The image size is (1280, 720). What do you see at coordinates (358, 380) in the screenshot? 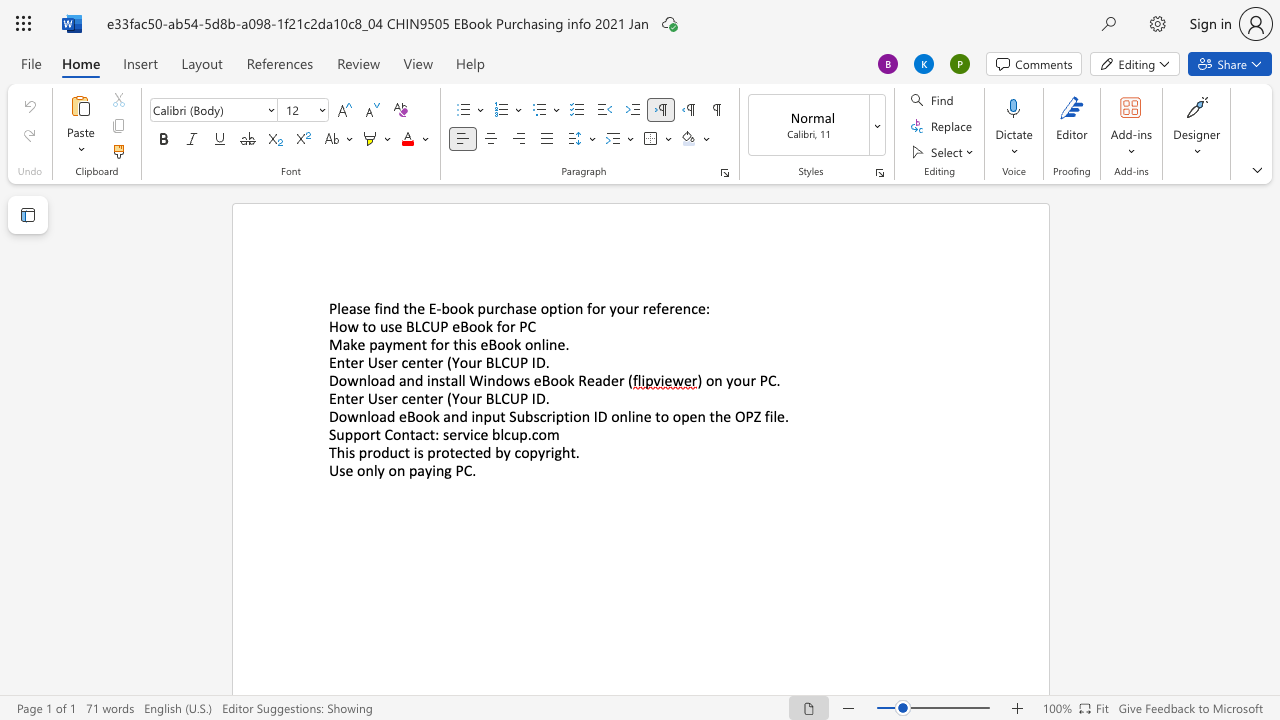
I see `the subset text "nload" within the text "Download and install Windows eBook Reader ("` at bounding box center [358, 380].